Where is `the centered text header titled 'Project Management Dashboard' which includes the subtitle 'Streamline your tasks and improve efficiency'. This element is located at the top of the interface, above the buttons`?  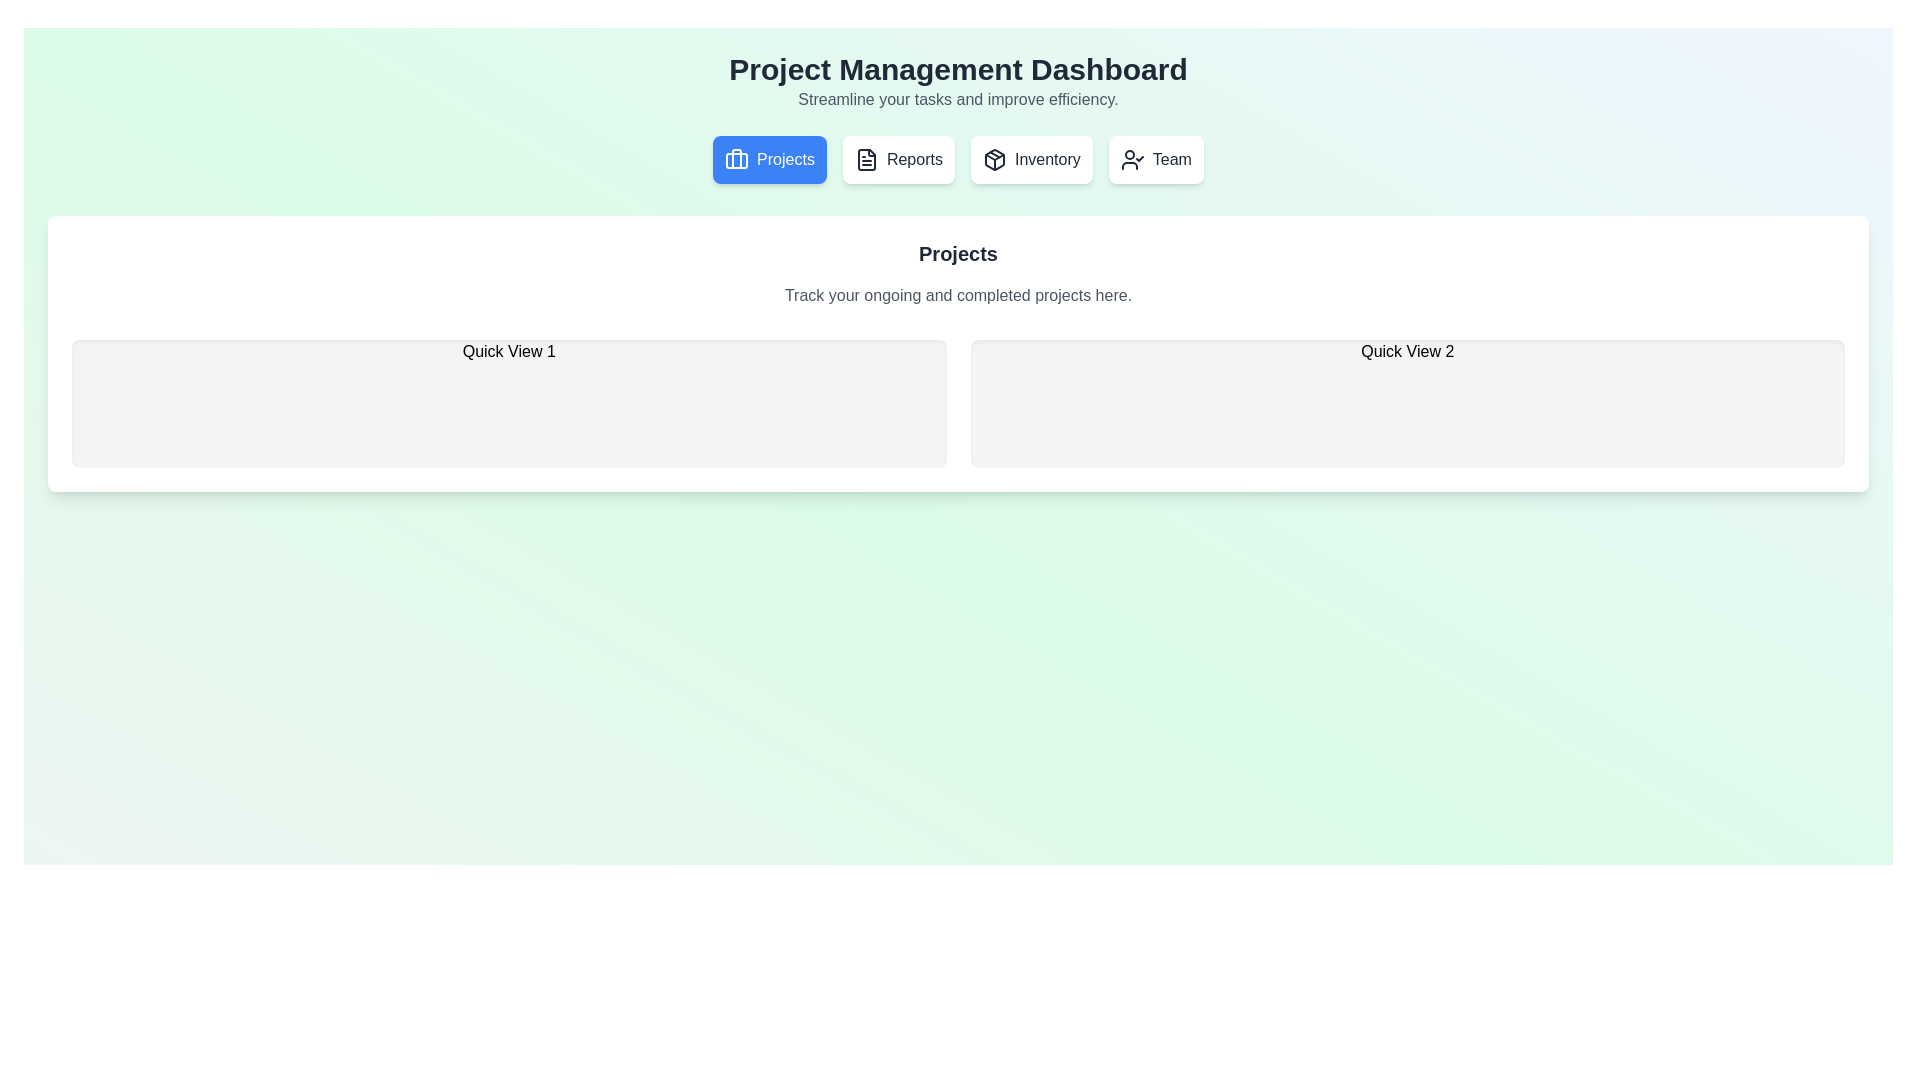 the centered text header titled 'Project Management Dashboard' which includes the subtitle 'Streamline your tasks and improve efficiency'. This element is located at the top of the interface, above the buttons is located at coordinates (957, 80).